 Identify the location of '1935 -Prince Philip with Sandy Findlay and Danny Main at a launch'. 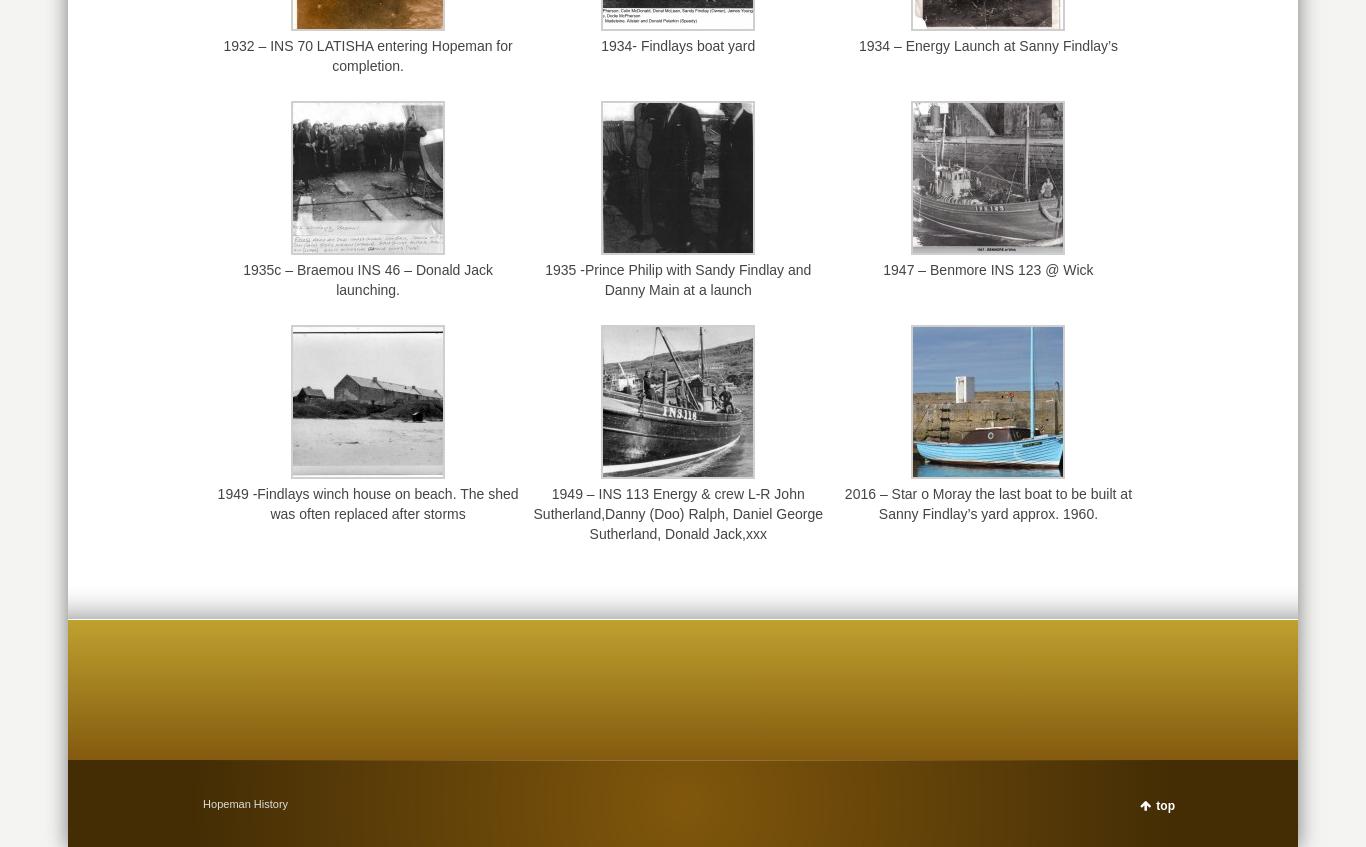
(676, 279).